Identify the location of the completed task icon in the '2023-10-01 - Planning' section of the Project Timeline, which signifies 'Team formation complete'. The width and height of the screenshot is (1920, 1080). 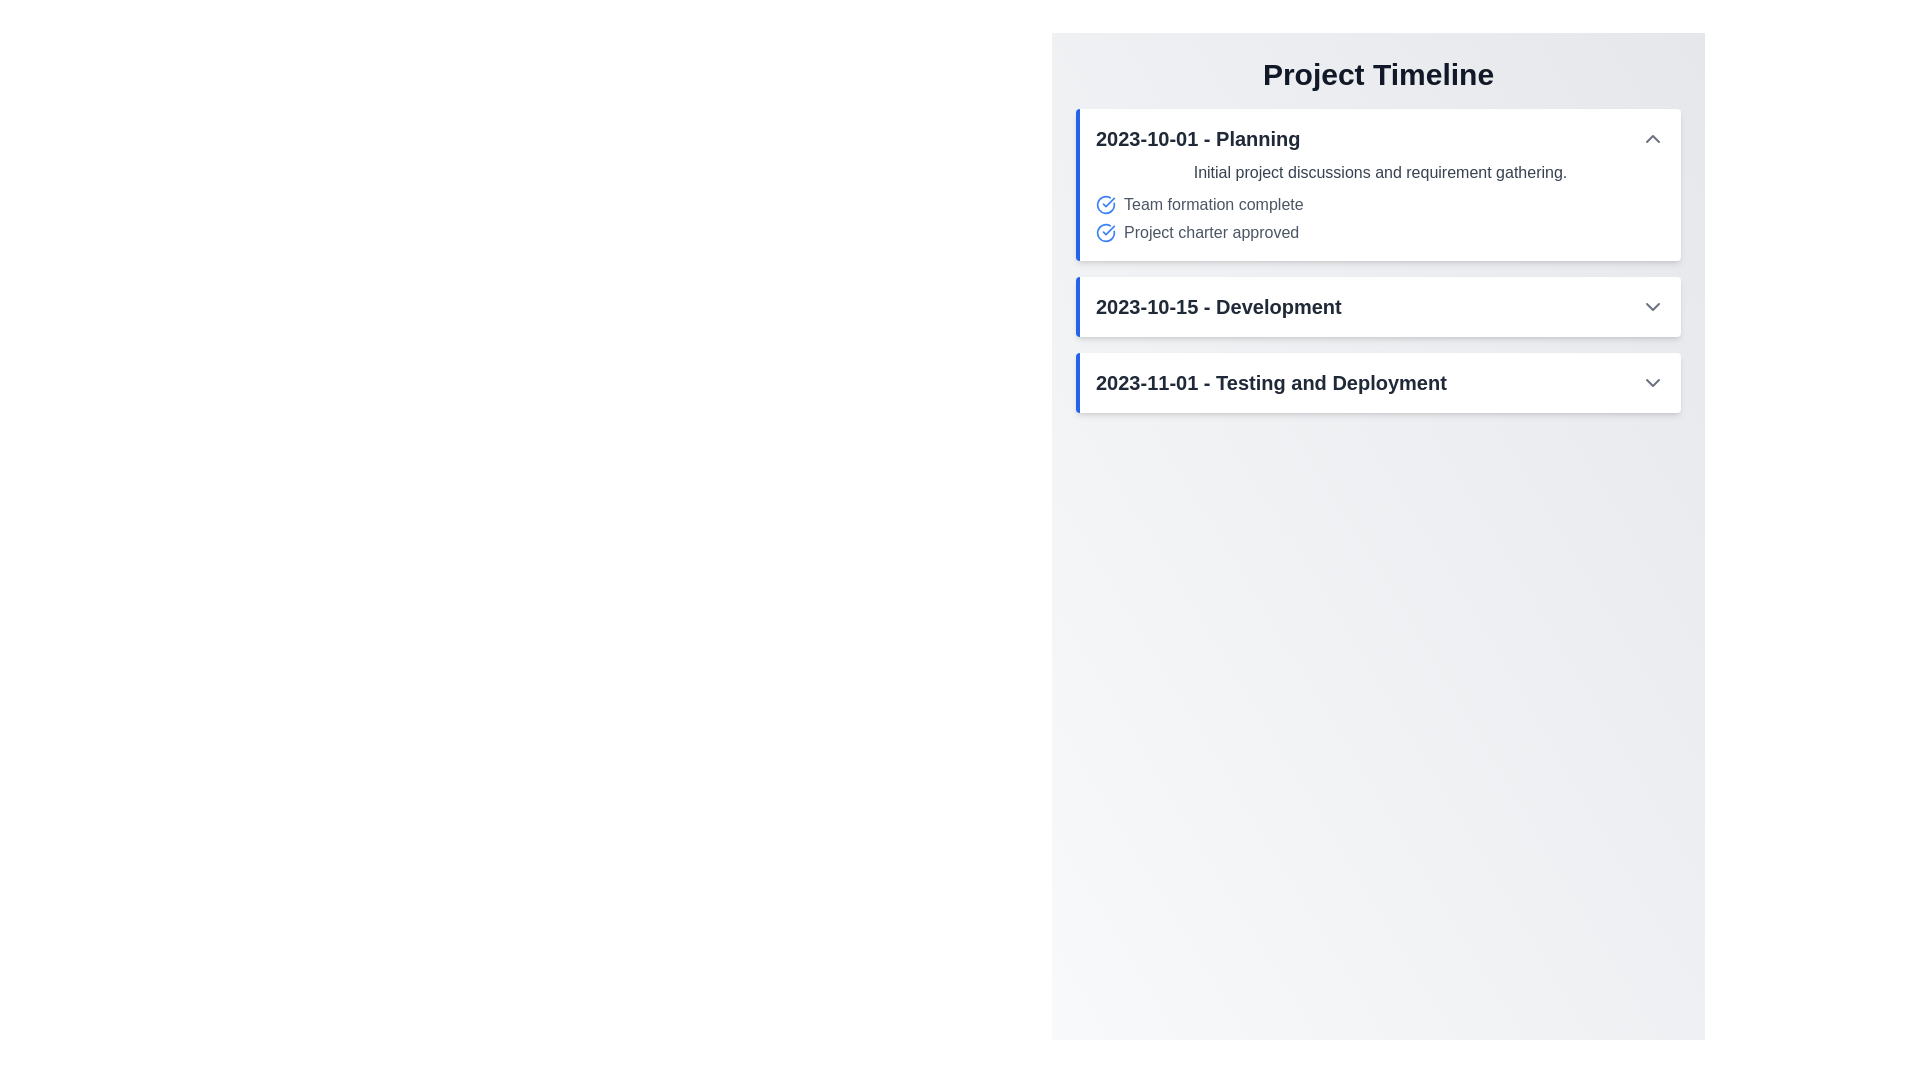
(1104, 204).